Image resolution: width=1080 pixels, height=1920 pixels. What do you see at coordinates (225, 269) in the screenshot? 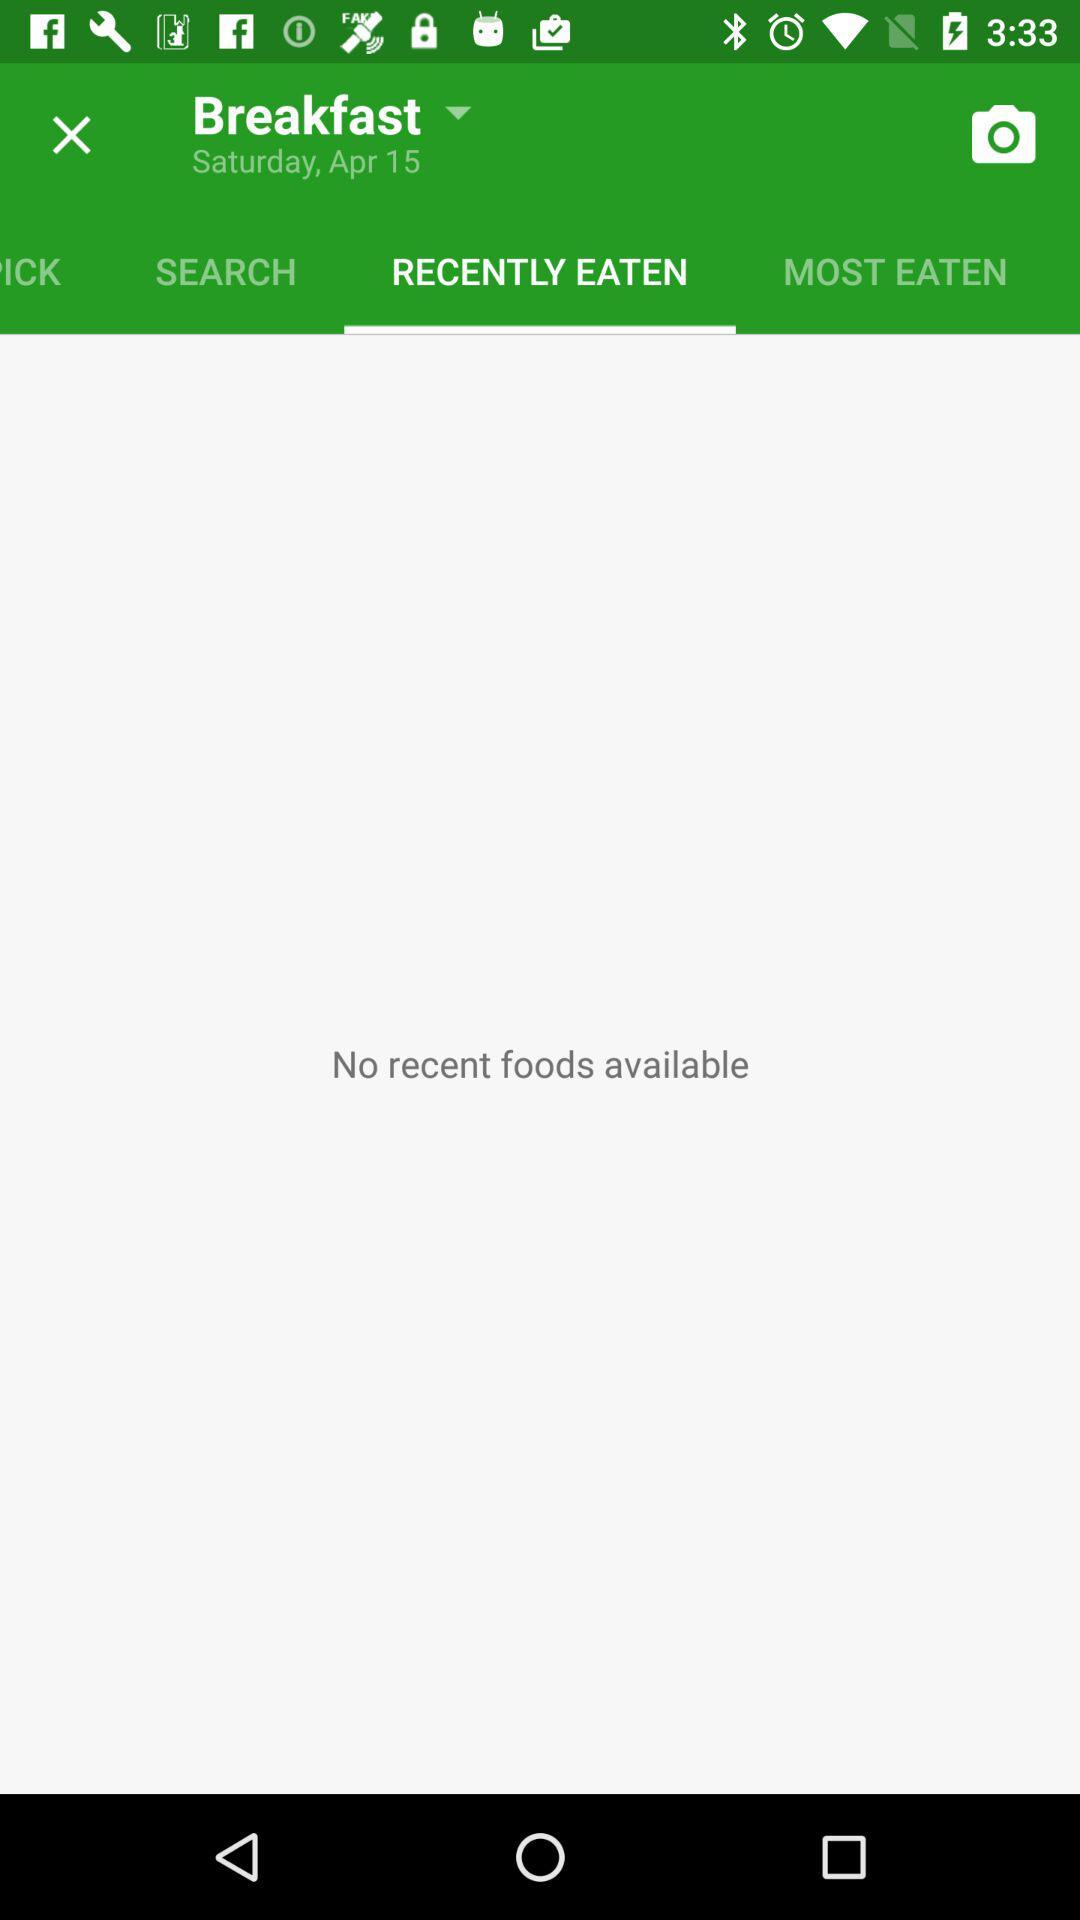
I see `item to the left of the recently eaten icon` at bounding box center [225, 269].